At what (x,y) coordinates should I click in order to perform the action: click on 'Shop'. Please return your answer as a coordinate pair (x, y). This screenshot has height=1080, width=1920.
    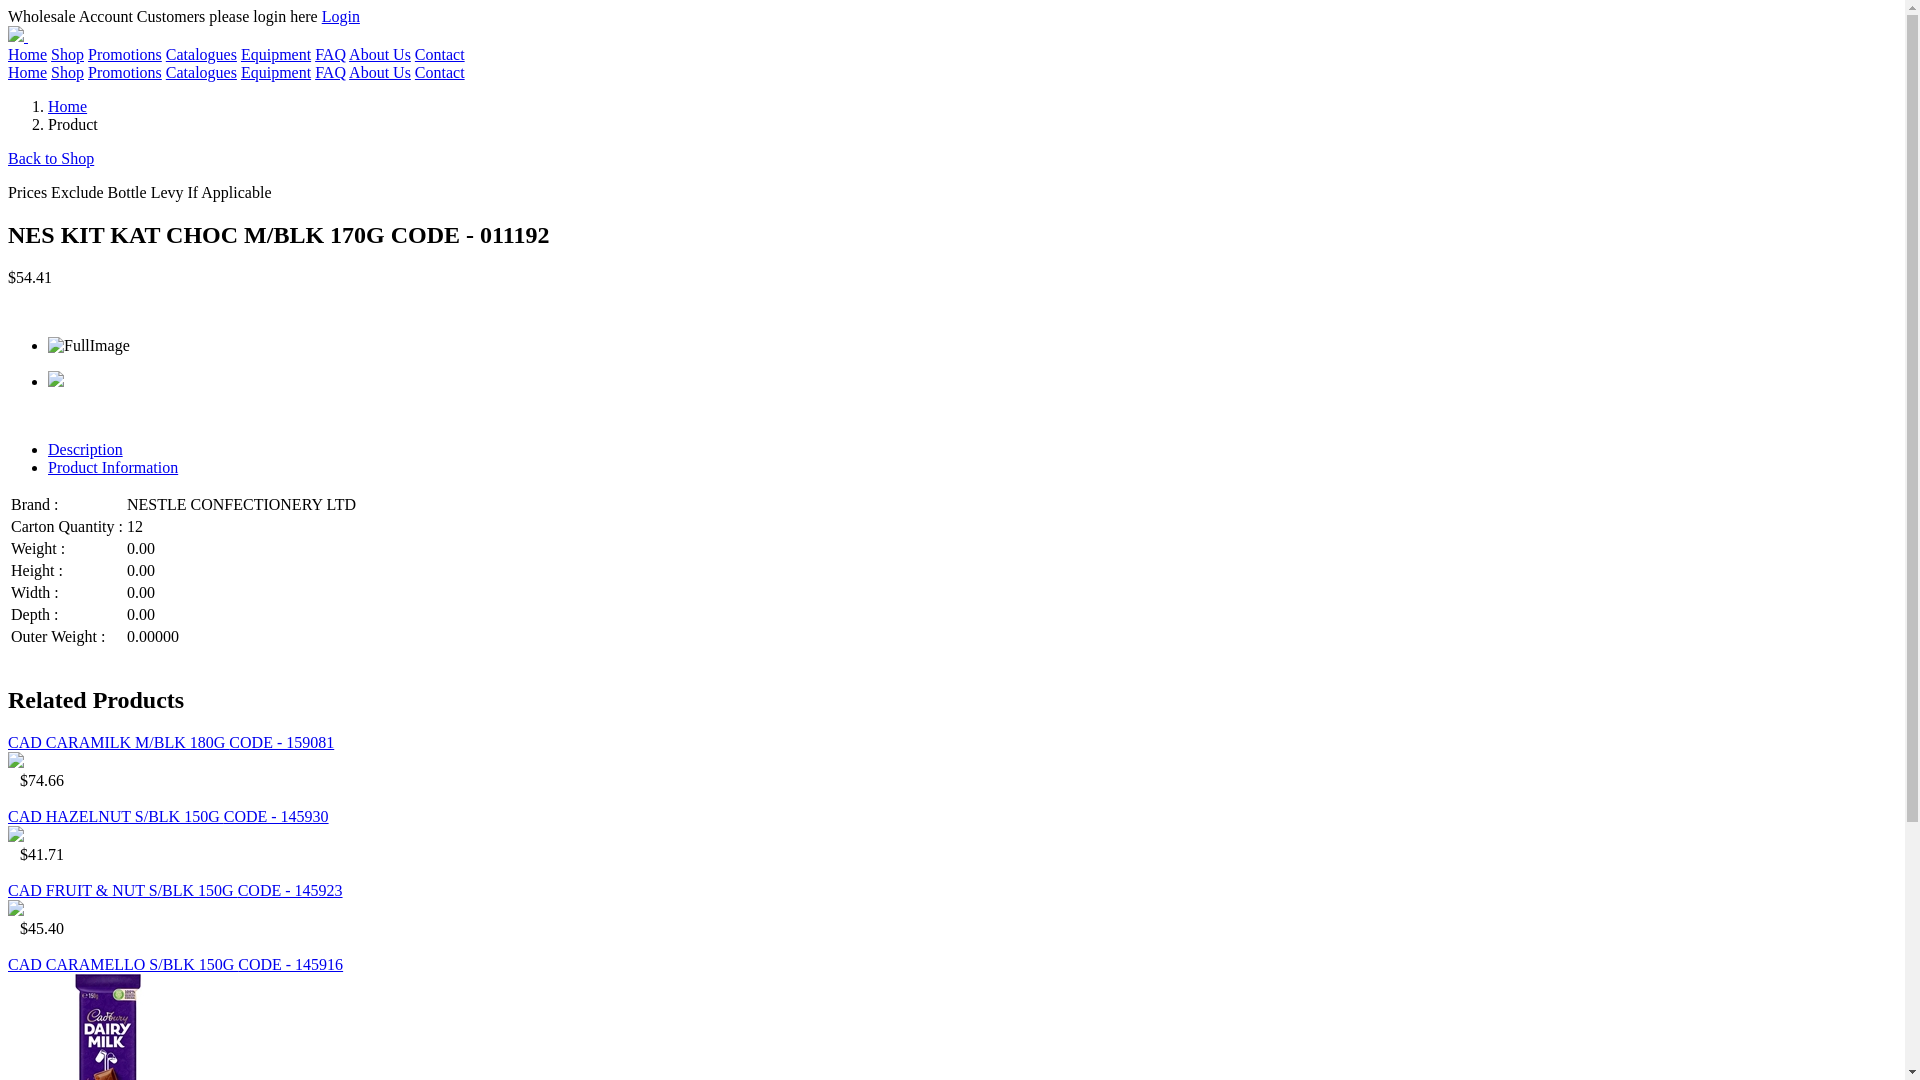
    Looking at the image, I should click on (67, 71).